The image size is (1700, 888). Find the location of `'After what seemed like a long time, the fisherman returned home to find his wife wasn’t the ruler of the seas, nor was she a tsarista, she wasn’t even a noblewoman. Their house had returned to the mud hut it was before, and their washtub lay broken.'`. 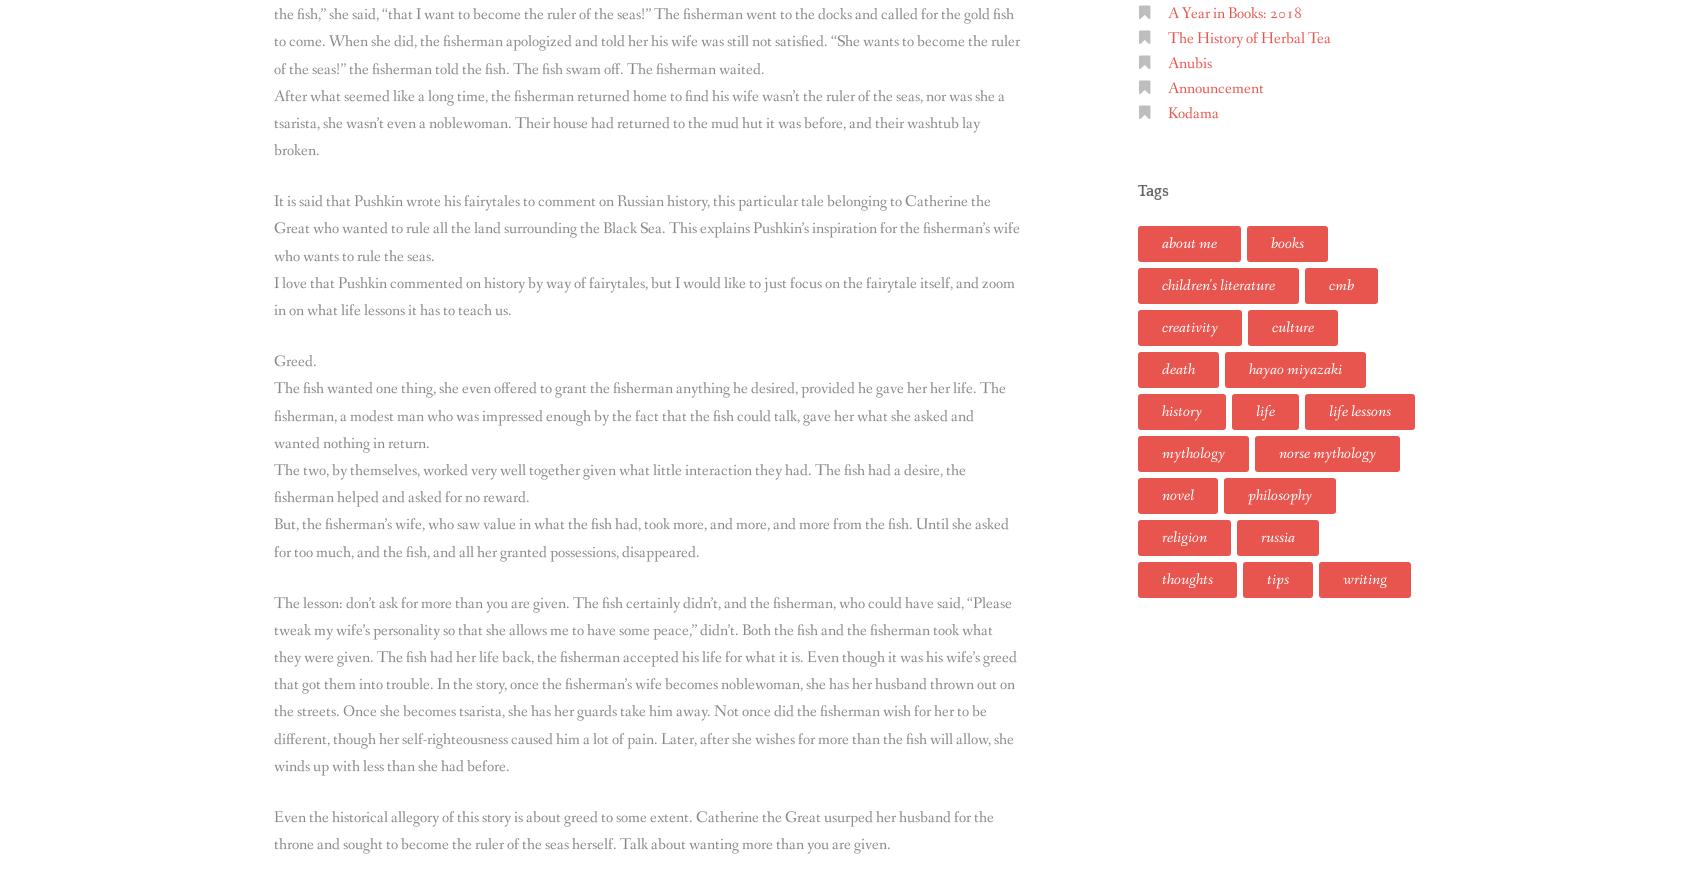

'After what seemed like a long time, the fisherman returned home to find his wife wasn’t the ruler of the seas, nor was she a tsarista, she wasn’t even a noblewoman. Their house had returned to the mud hut it was before, and their washtub lay broken.' is located at coordinates (639, 122).